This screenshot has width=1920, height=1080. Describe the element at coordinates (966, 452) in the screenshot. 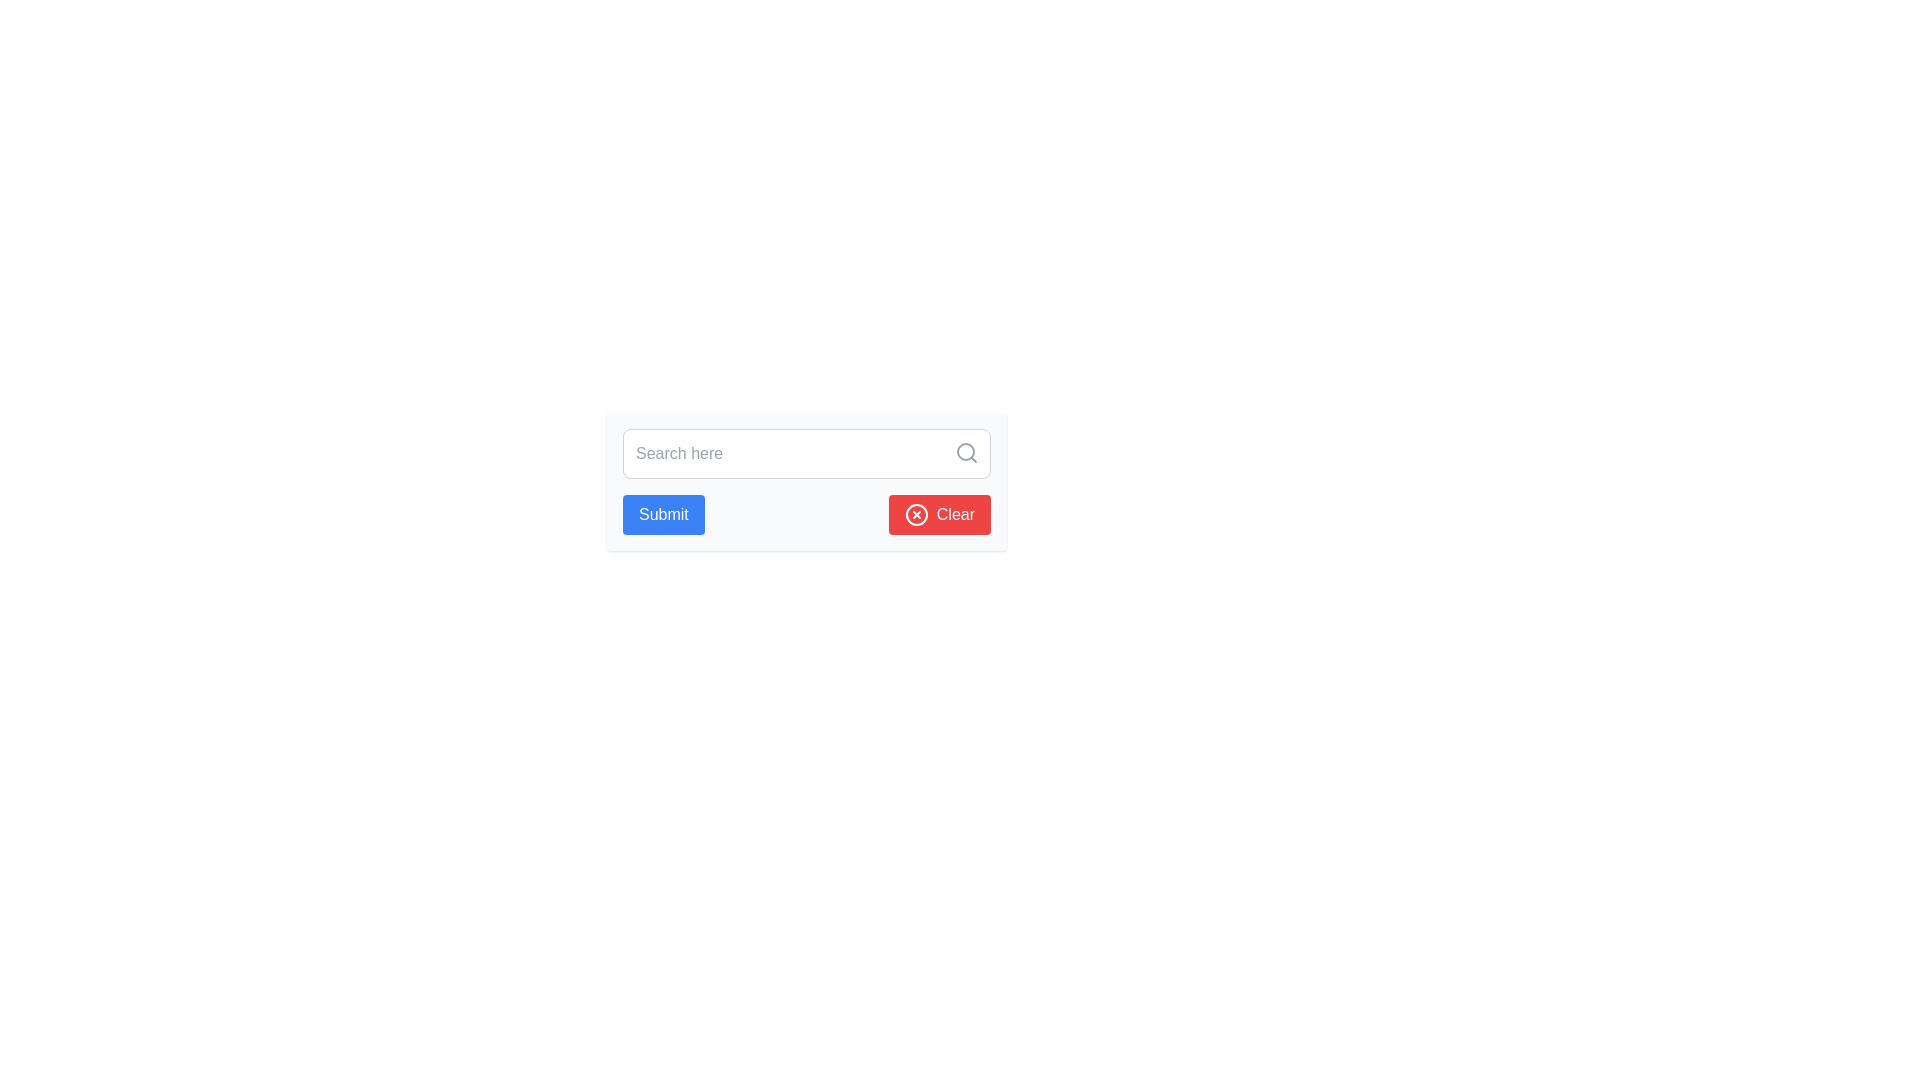

I see `the search icon located towards the right side of the input field's rectangular box to initiate a search operation after entering a query` at that location.